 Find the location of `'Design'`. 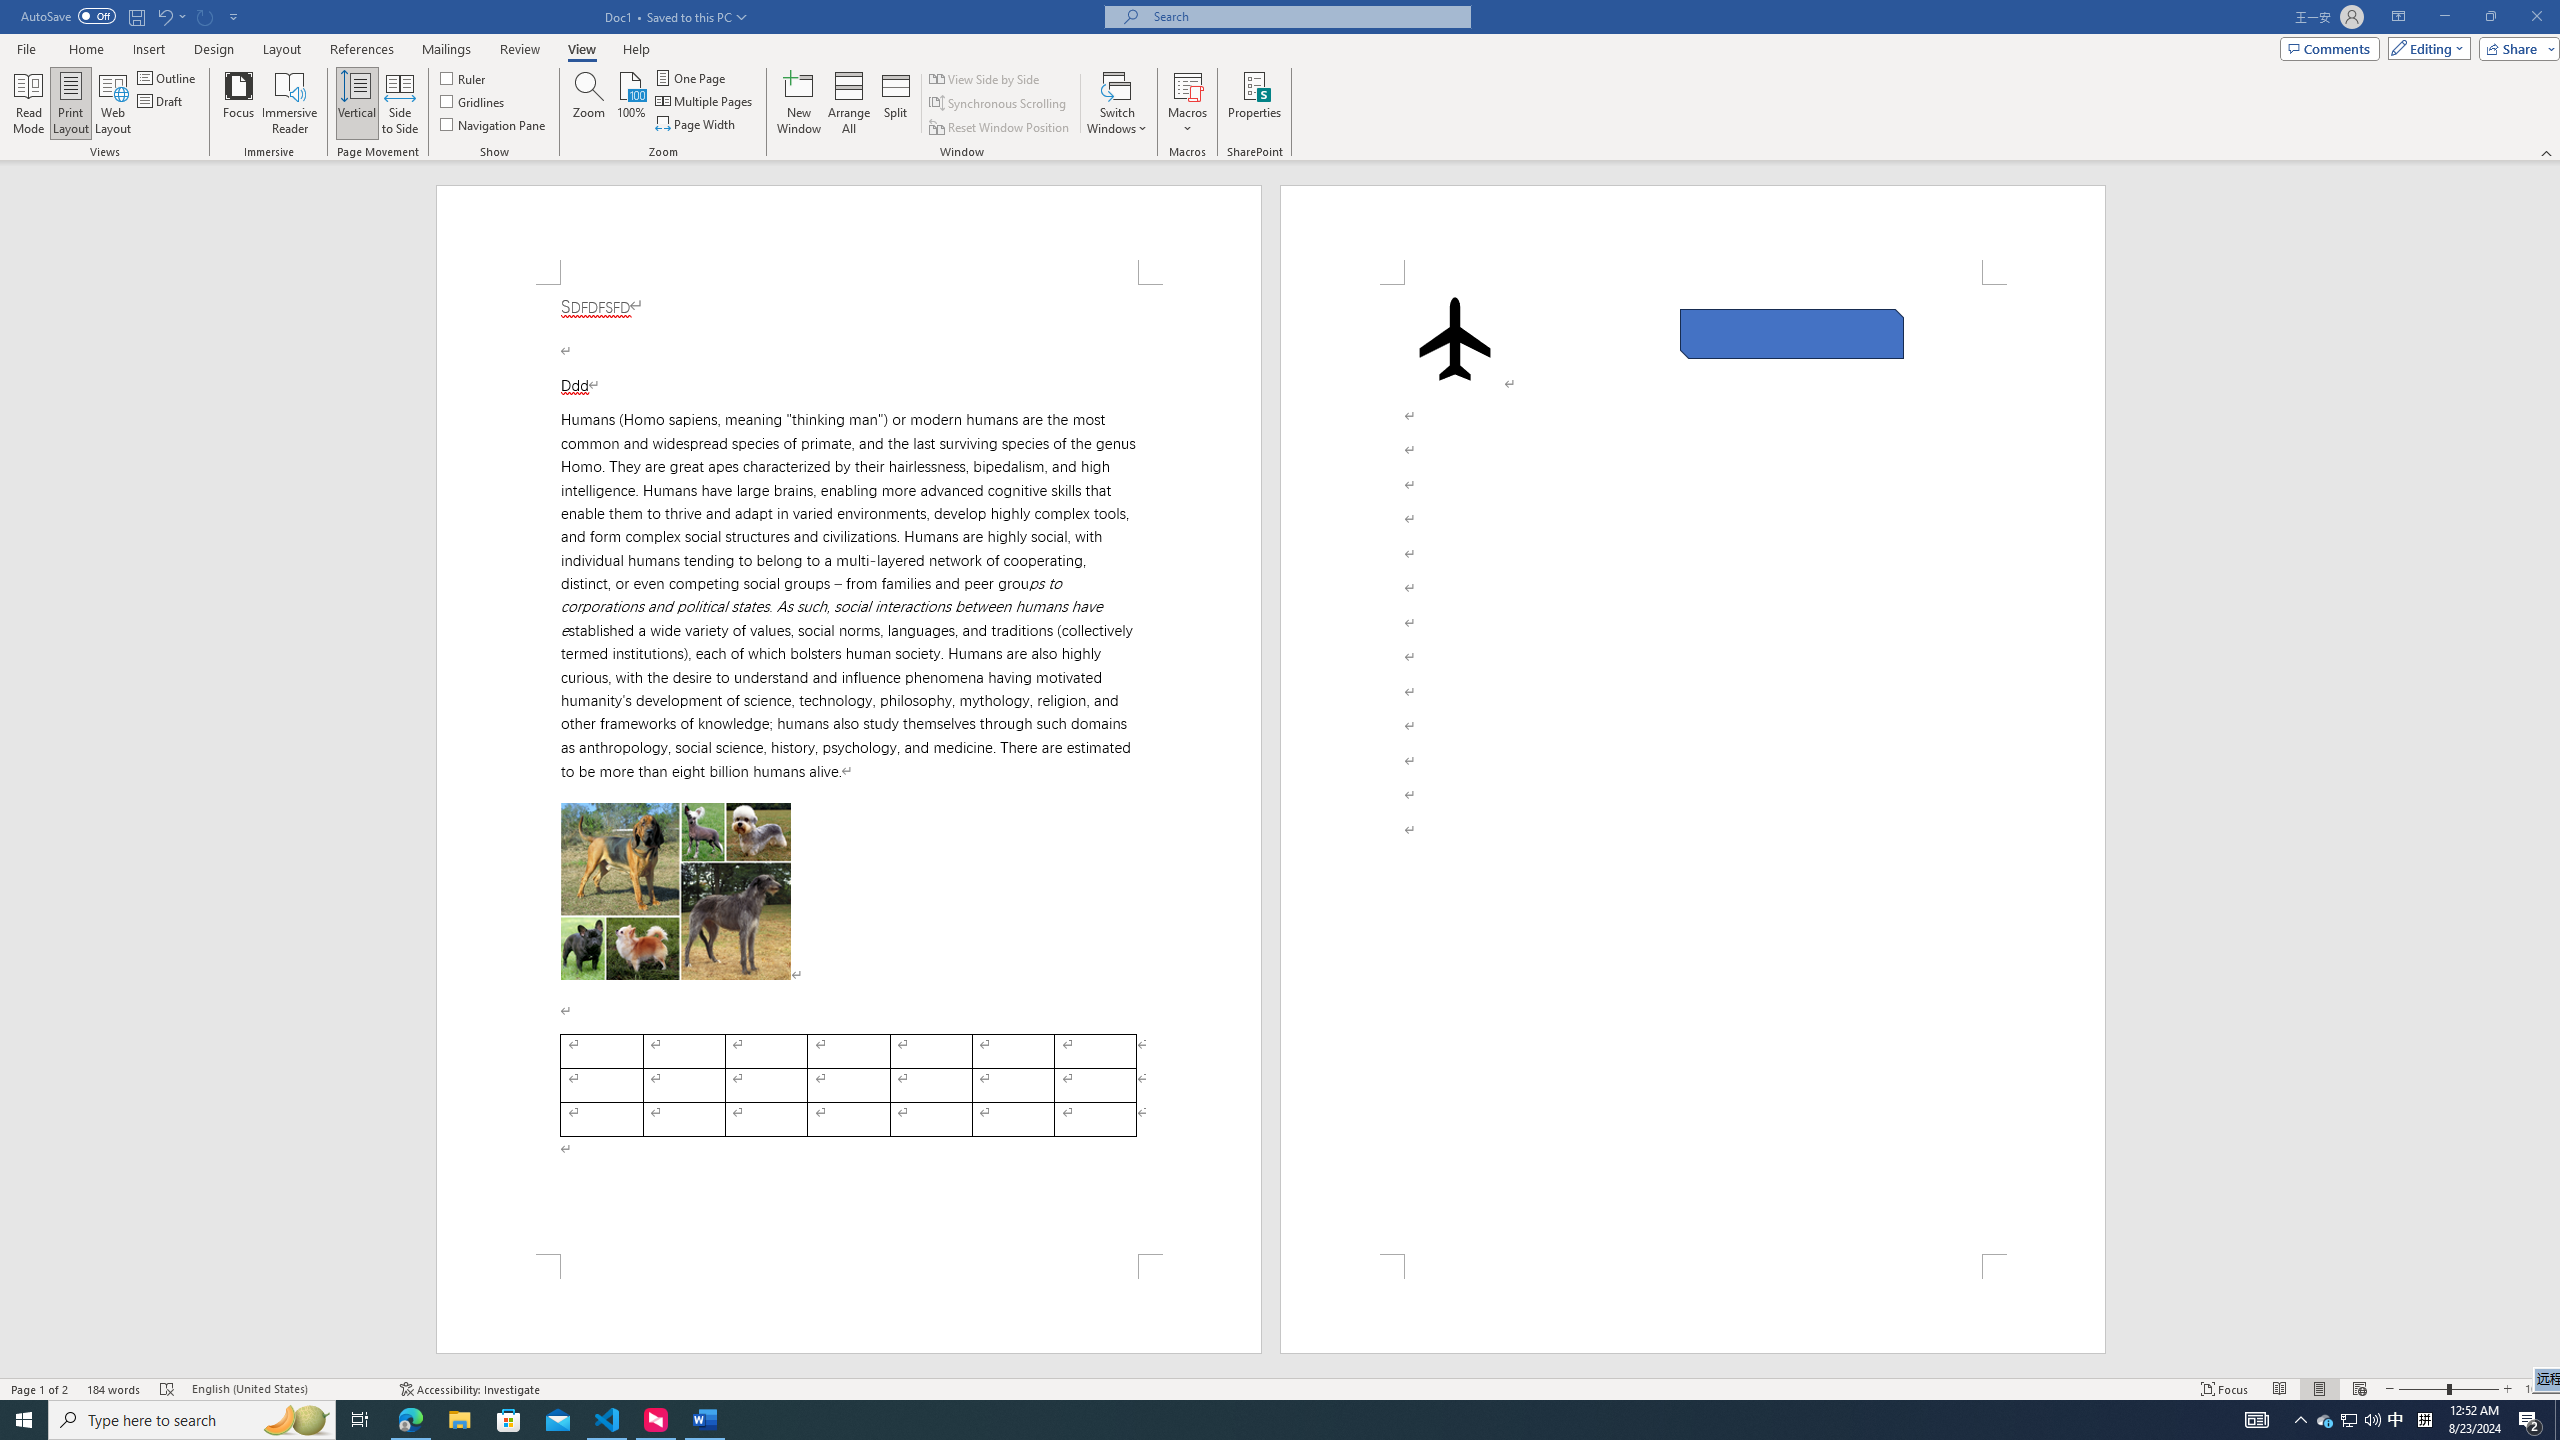

'Design' is located at coordinates (215, 49).